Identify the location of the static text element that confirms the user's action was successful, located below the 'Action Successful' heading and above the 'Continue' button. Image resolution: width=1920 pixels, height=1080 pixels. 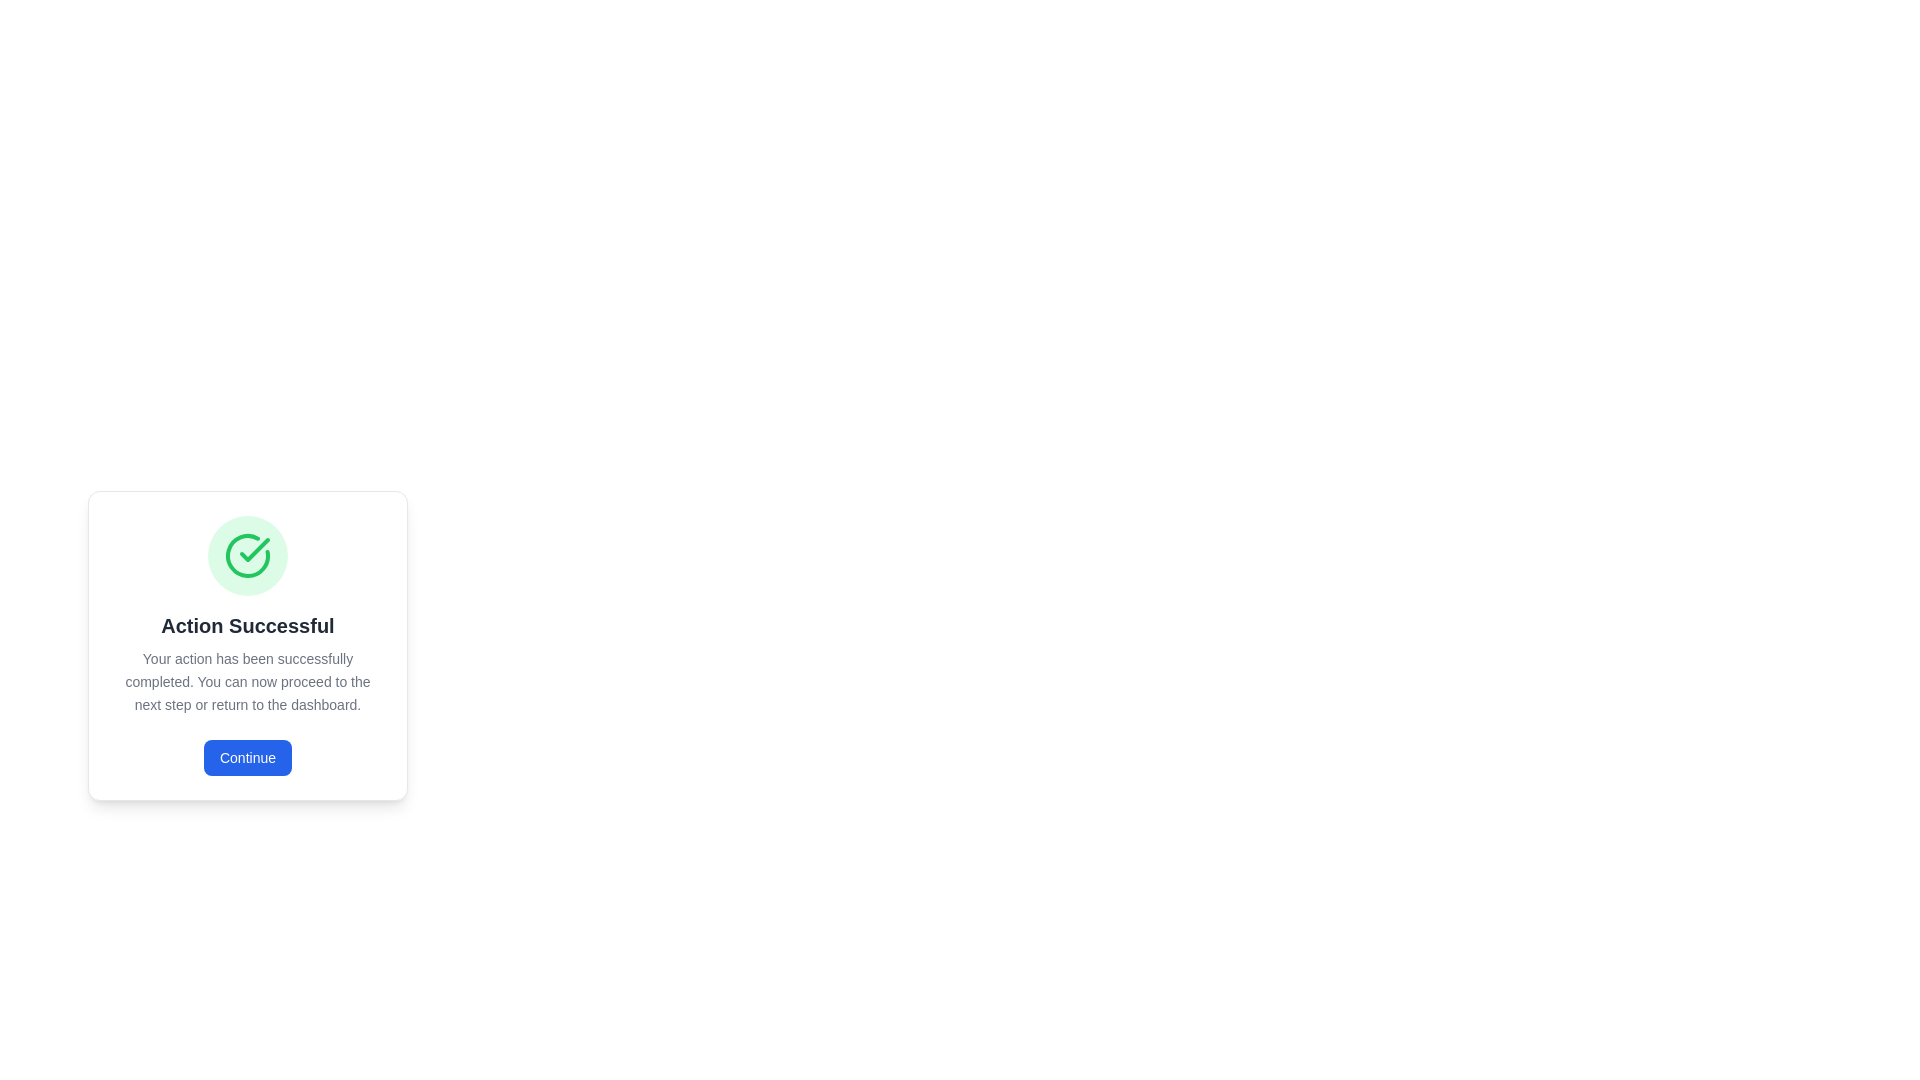
(247, 681).